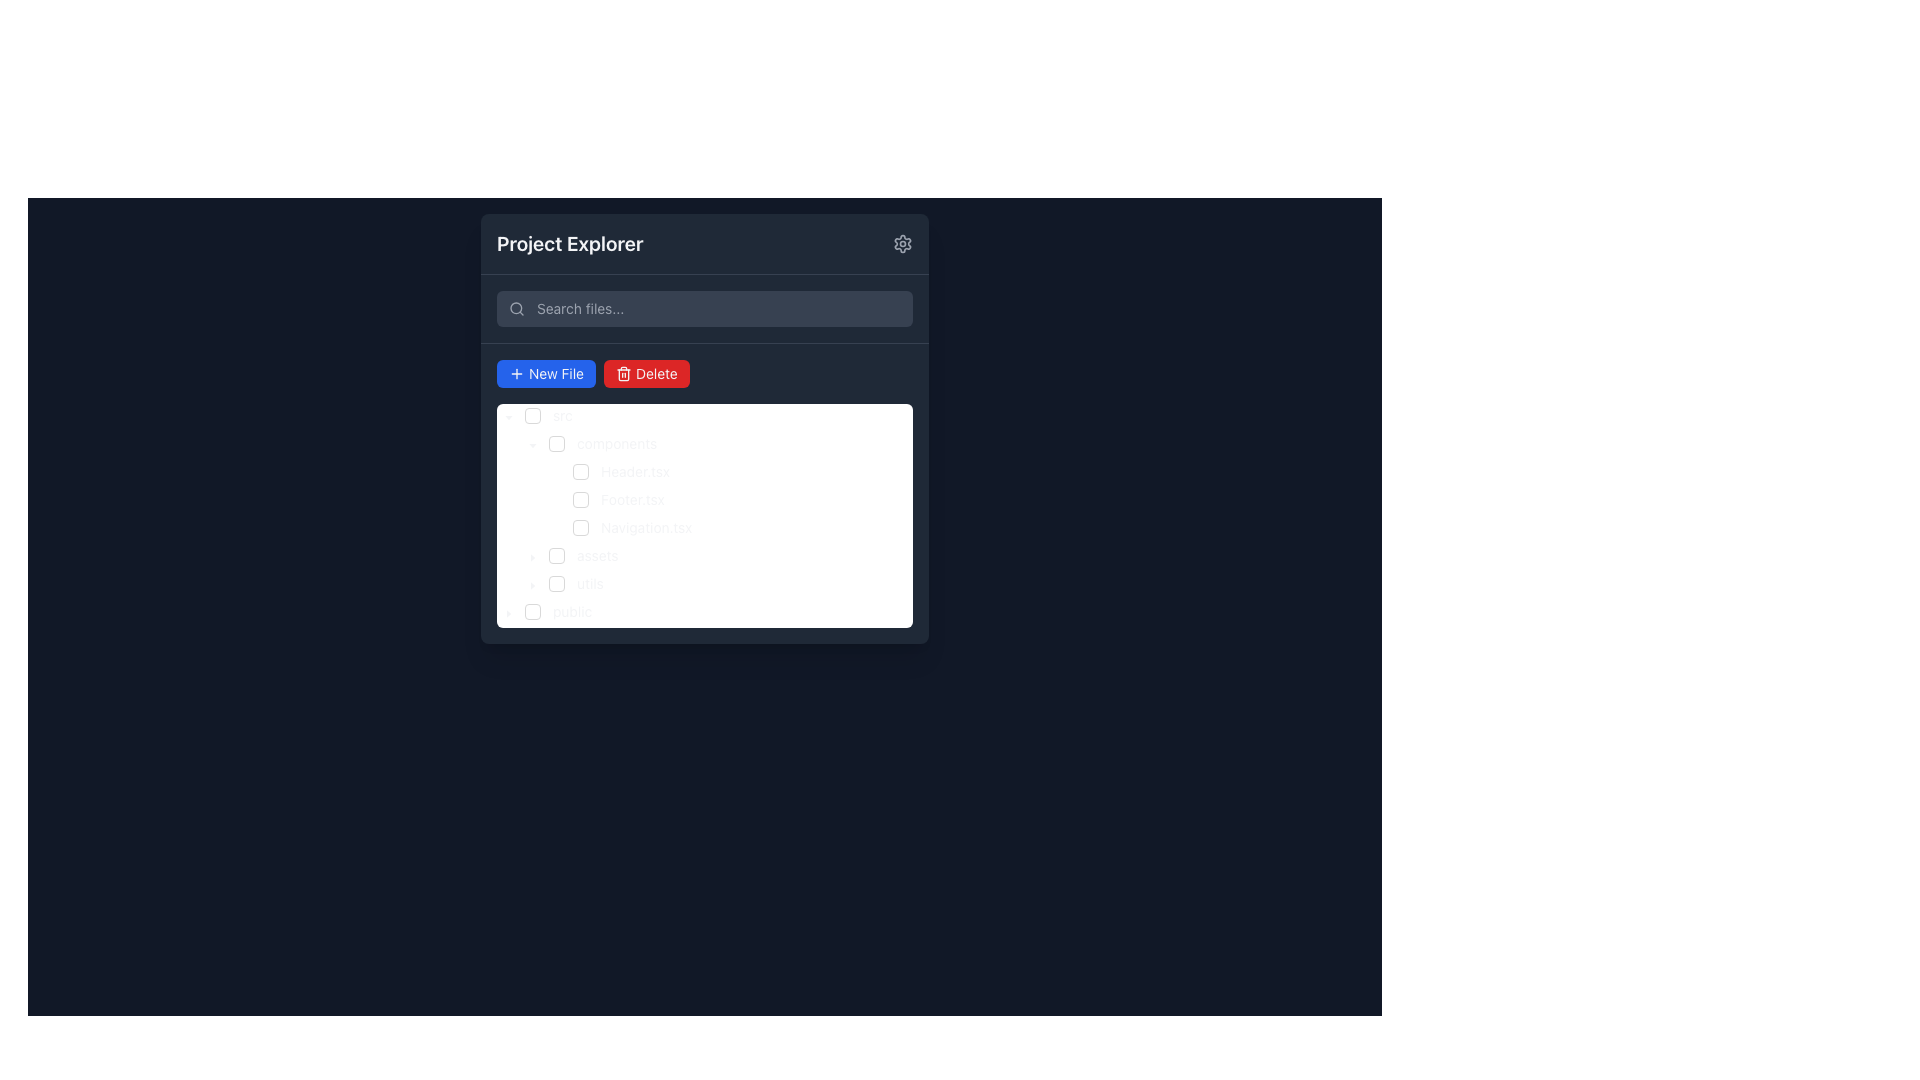  I want to click on the tree toggle icon adjacent to the label 'assets' for navigation, so click(532, 555).